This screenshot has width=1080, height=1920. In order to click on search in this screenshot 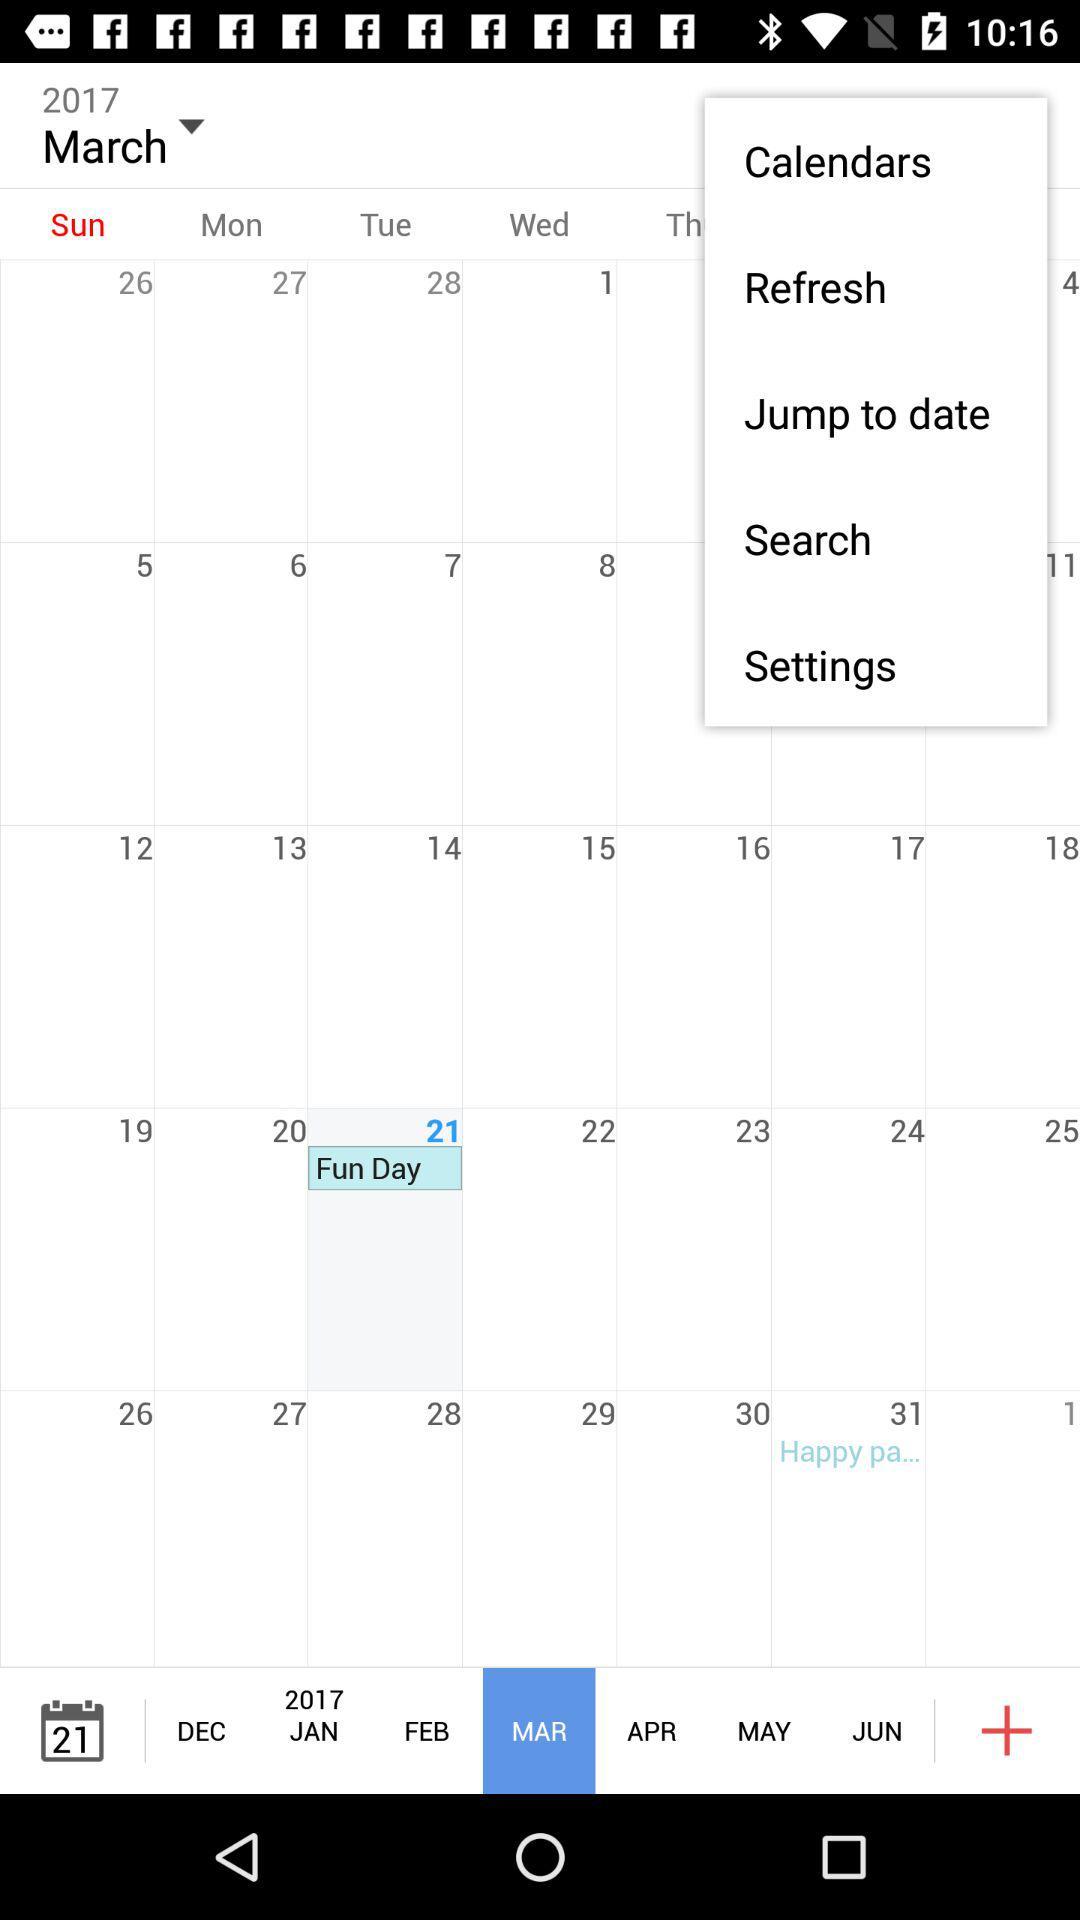, I will do `click(874, 538)`.